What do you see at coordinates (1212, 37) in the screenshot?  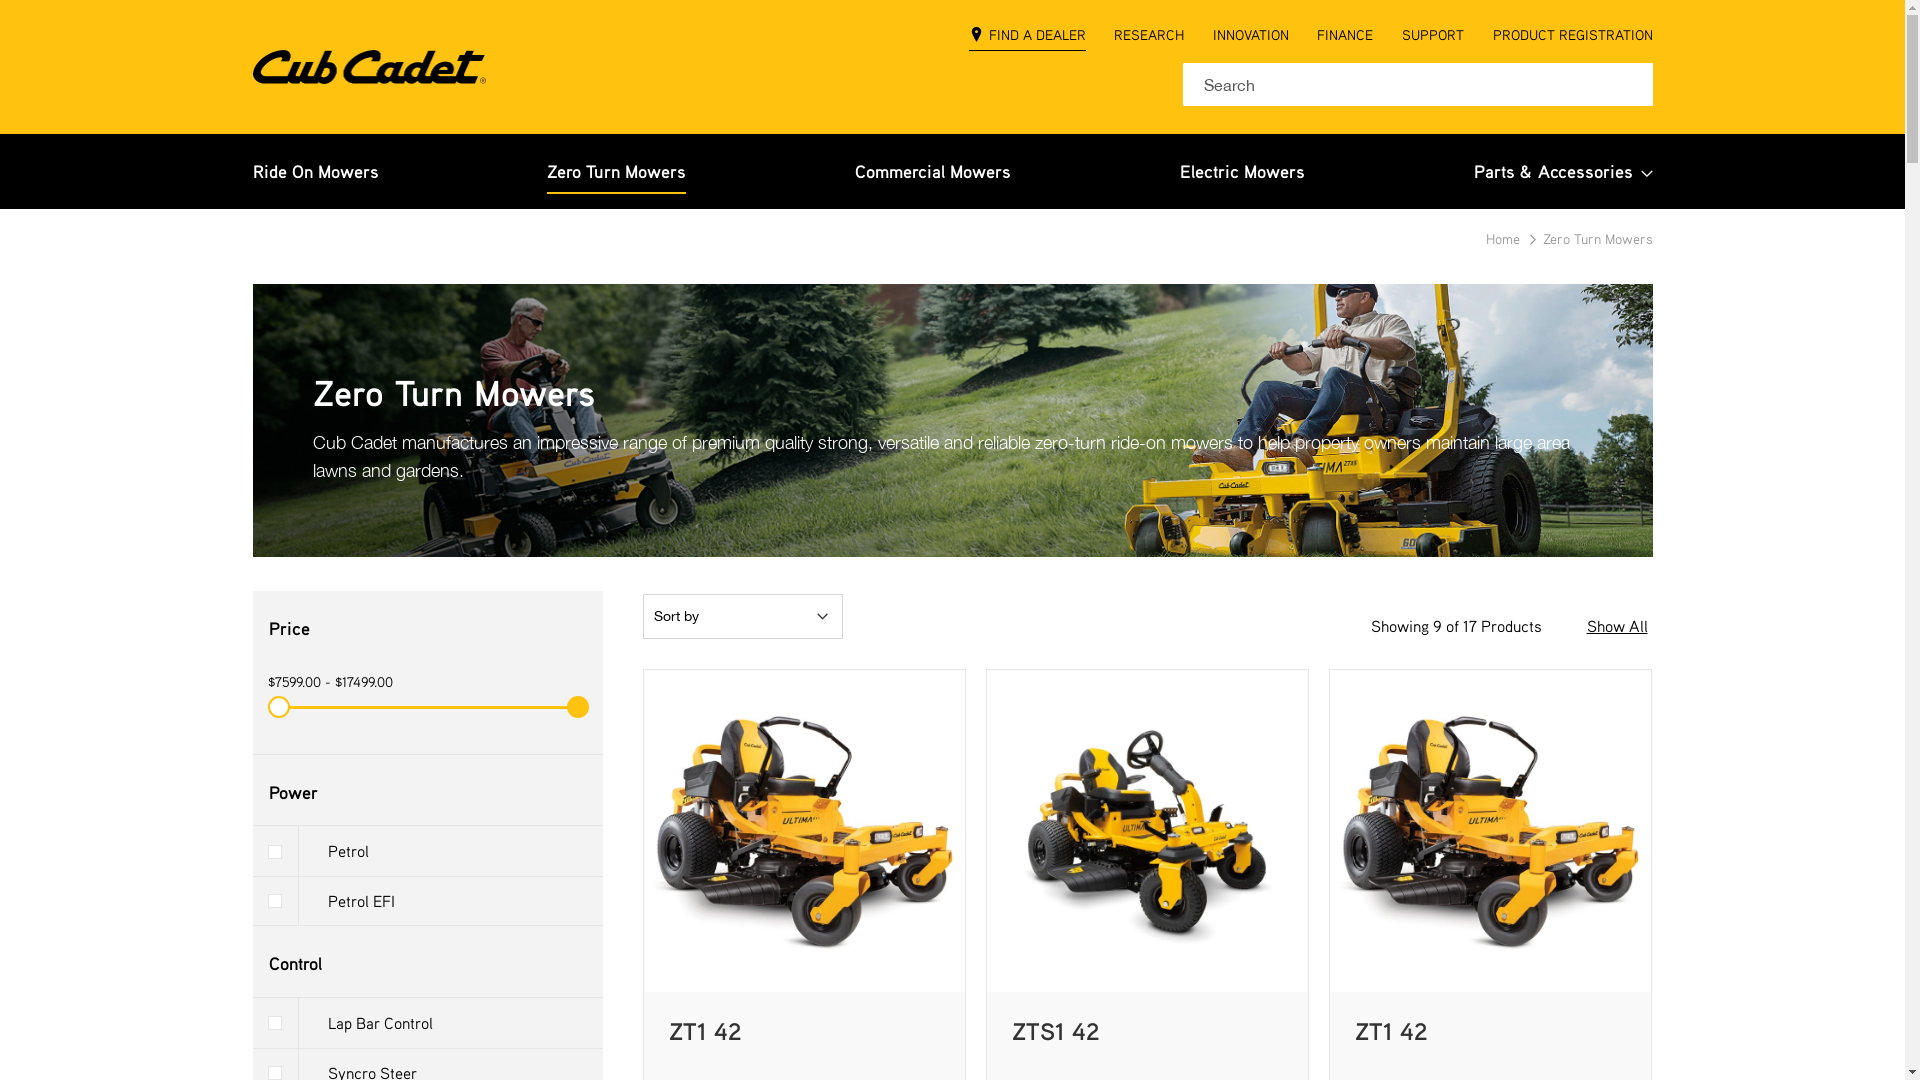 I see `'INNOVATION'` at bounding box center [1212, 37].